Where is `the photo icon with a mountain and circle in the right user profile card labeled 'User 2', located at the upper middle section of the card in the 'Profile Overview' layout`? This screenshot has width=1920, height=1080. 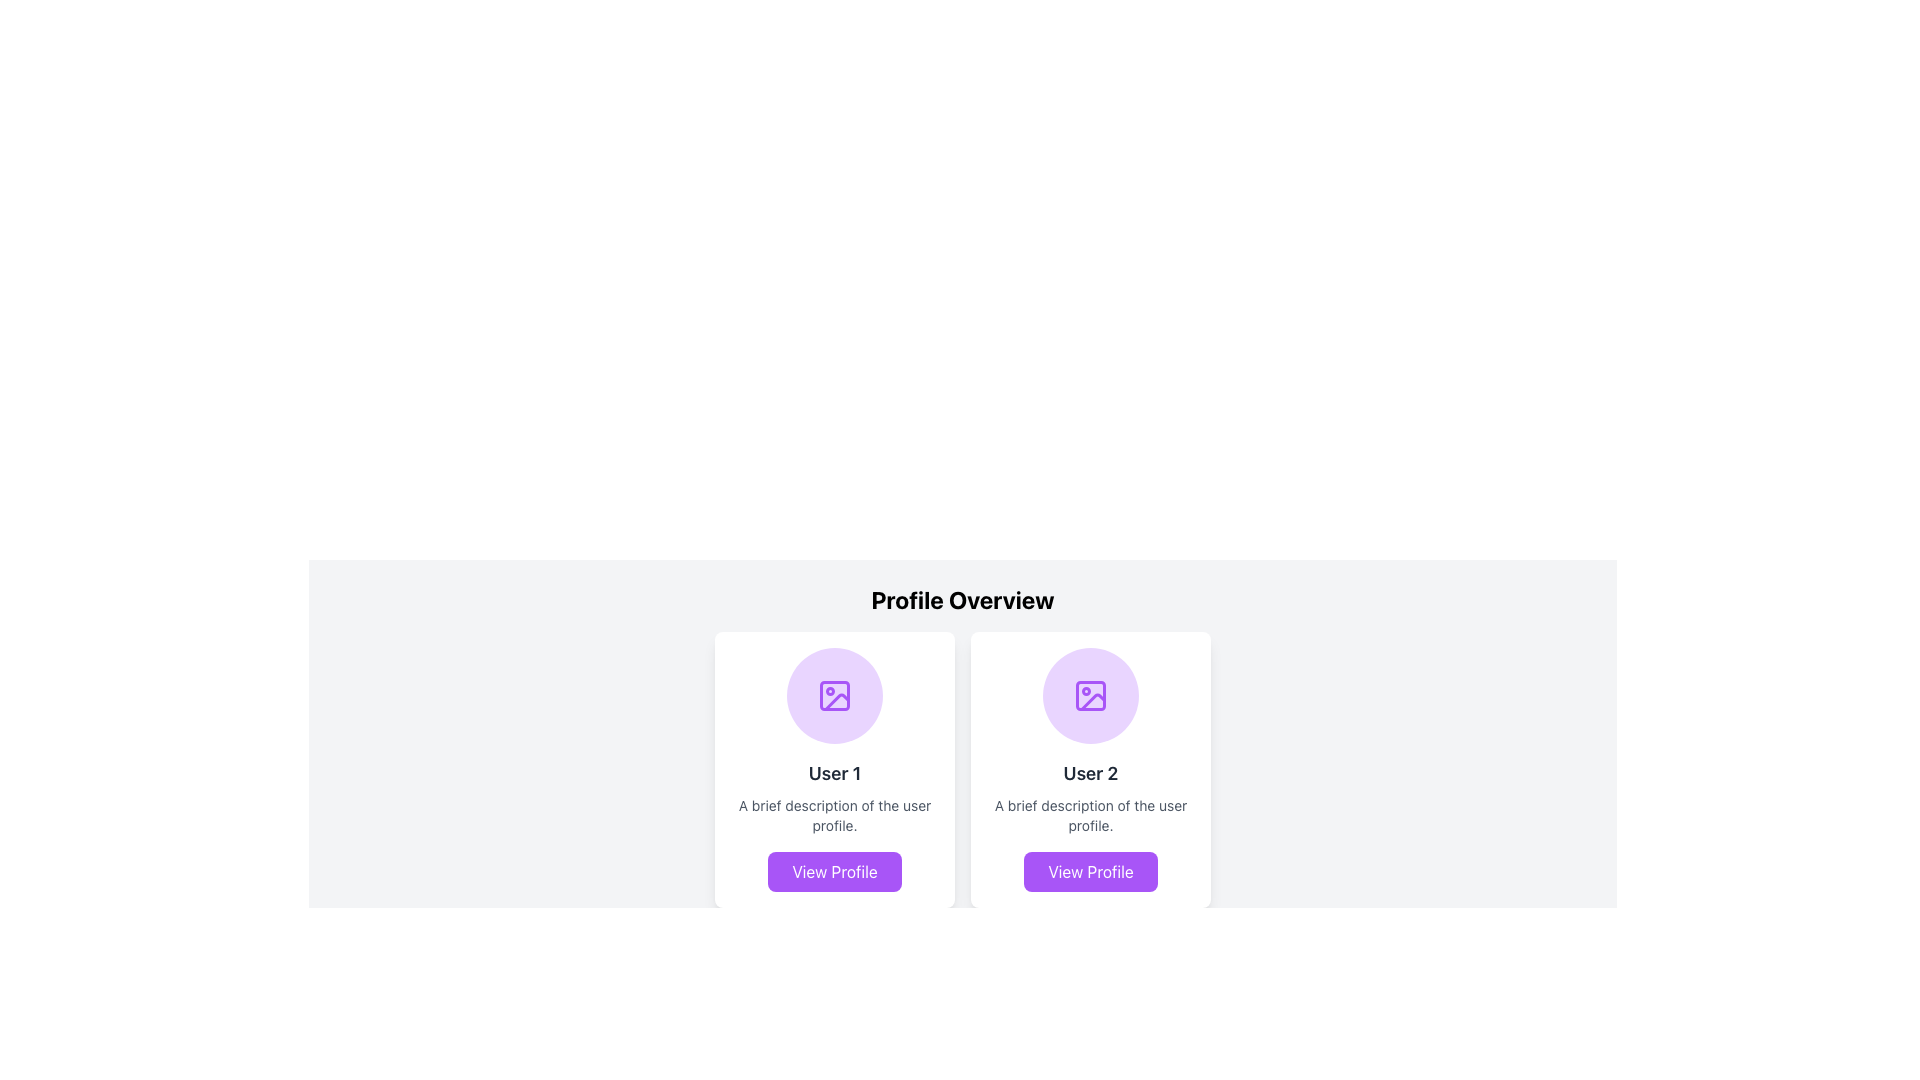 the photo icon with a mountain and circle in the right user profile card labeled 'User 2', located at the upper middle section of the card in the 'Profile Overview' layout is located at coordinates (1089, 694).